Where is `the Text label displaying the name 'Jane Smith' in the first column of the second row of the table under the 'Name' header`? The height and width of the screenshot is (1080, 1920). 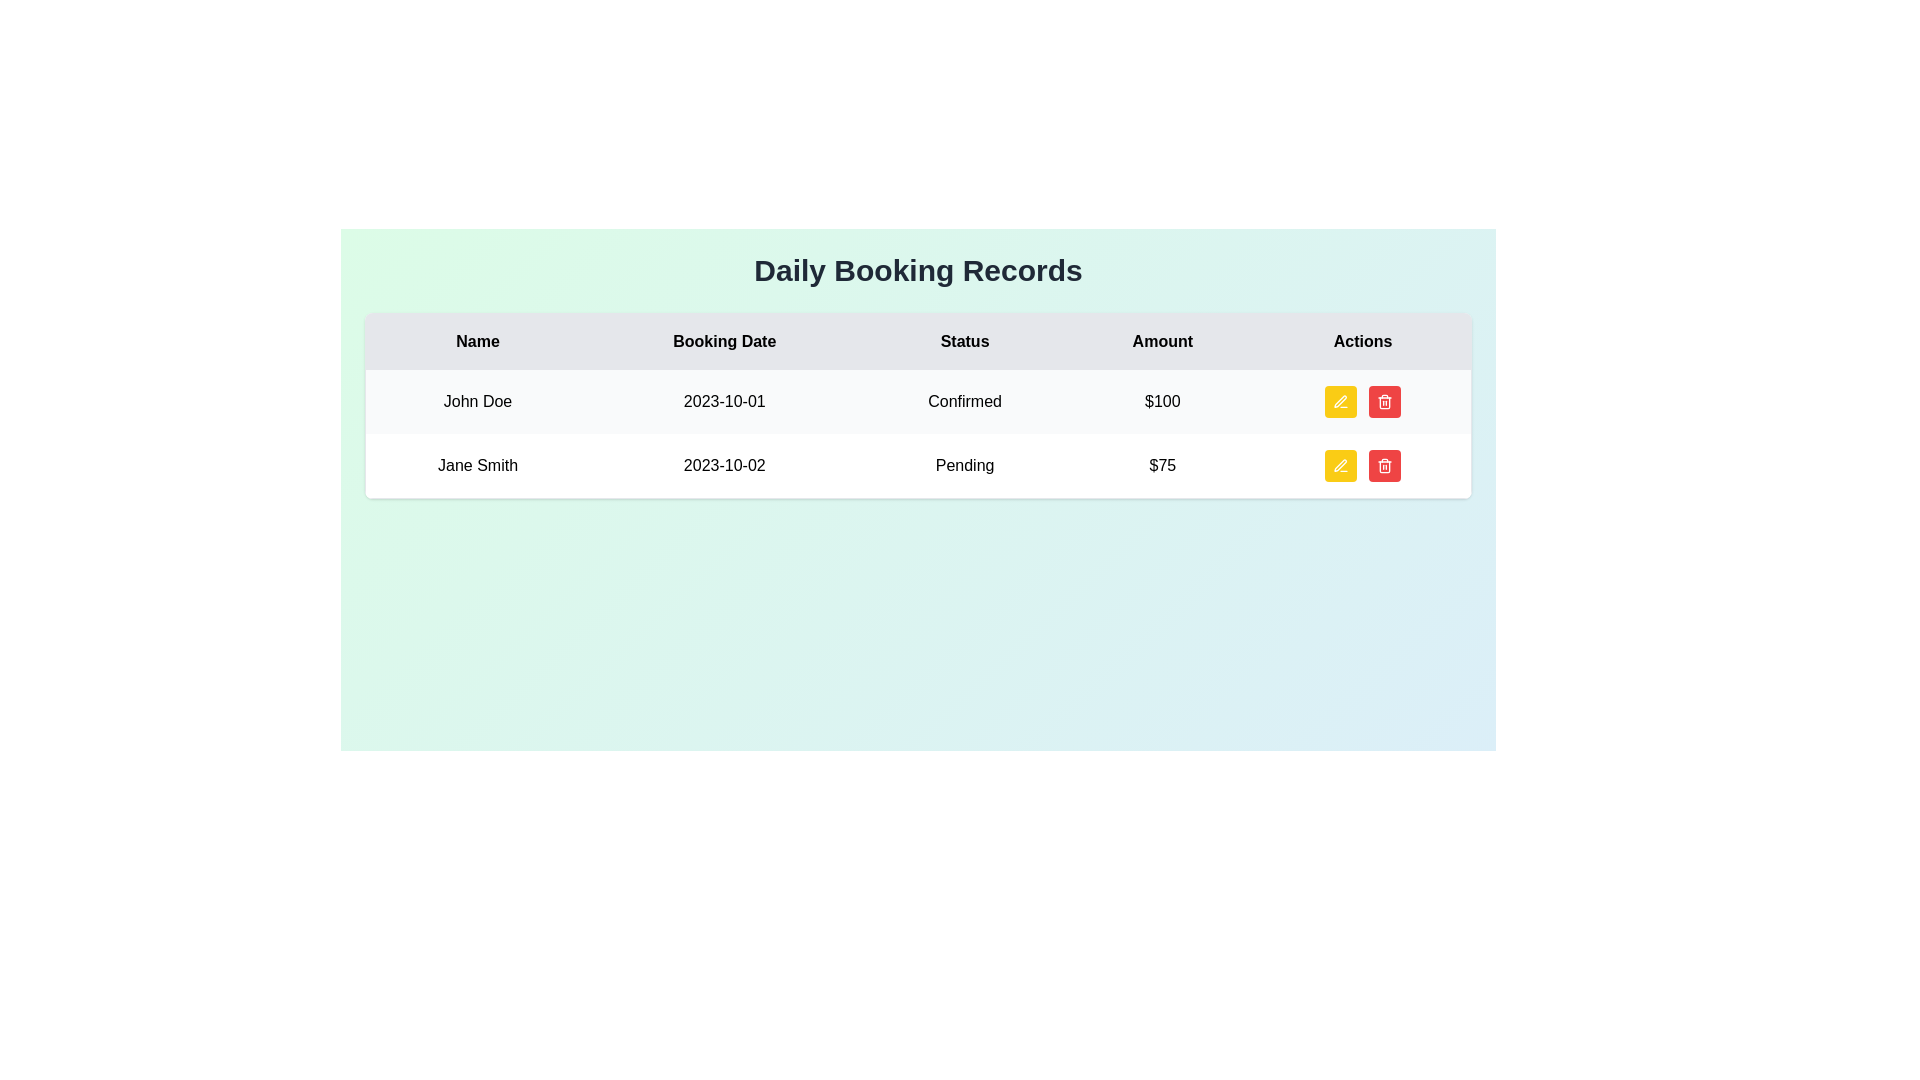 the Text label displaying the name 'Jane Smith' in the first column of the second row of the table under the 'Name' header is located at coordinates (476, 466).